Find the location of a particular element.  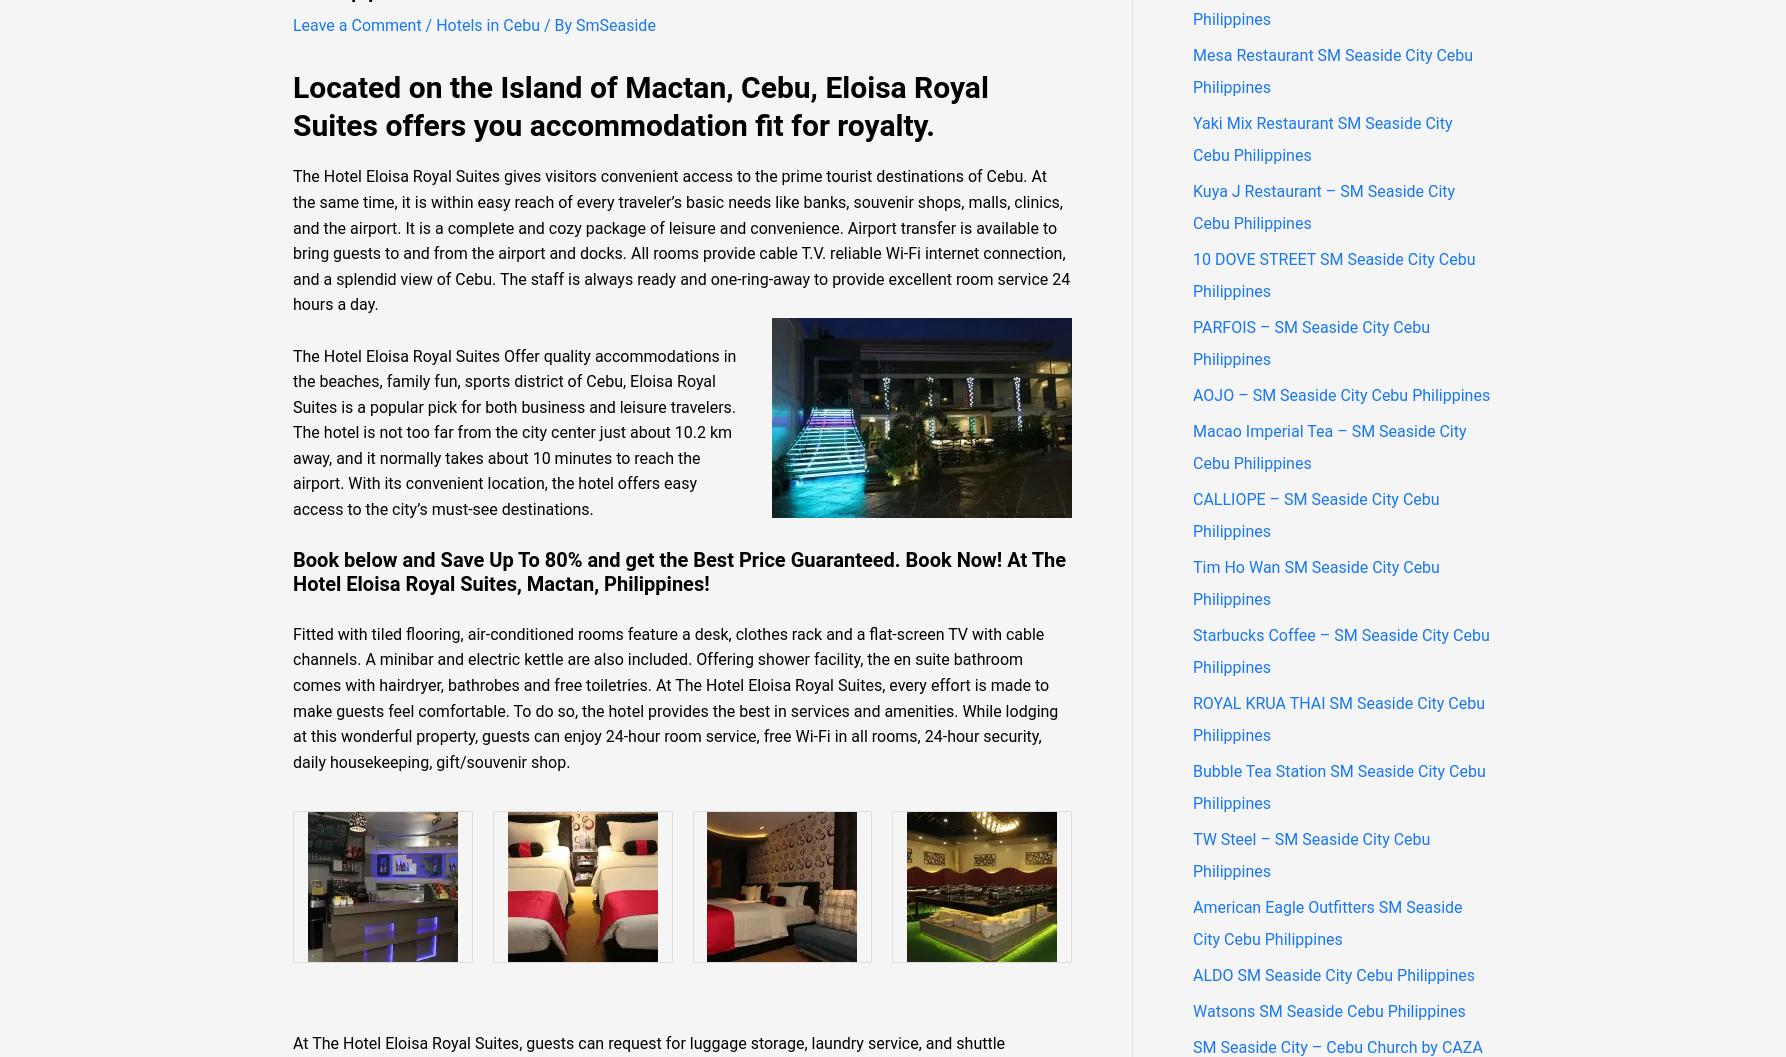

'TW Steel – SM Seaside City Cebu Philippines' is located at coordinates (1311, 853).